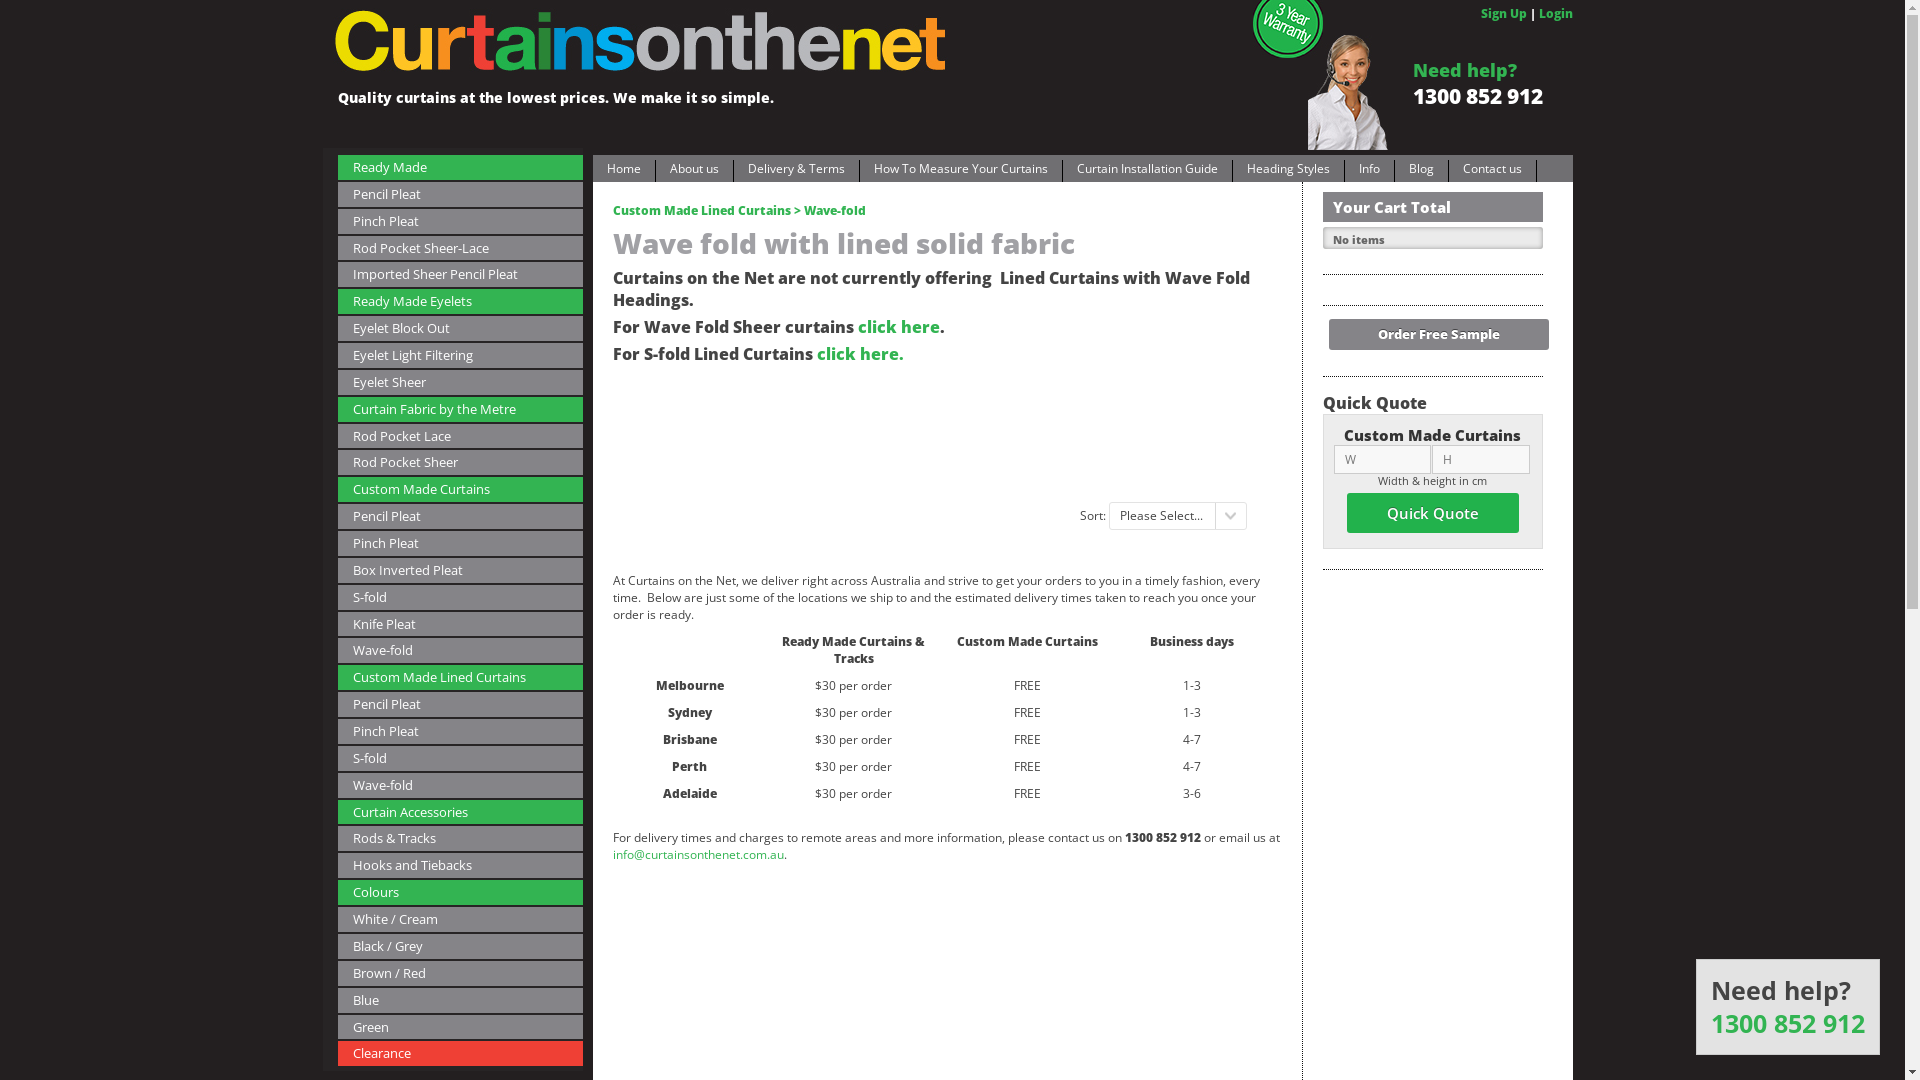 The height and width of the screenshot is (1080, 1920). Describe the element at coordinates (1392, 169) in the screenshot. I see `'Blog'` at that location.